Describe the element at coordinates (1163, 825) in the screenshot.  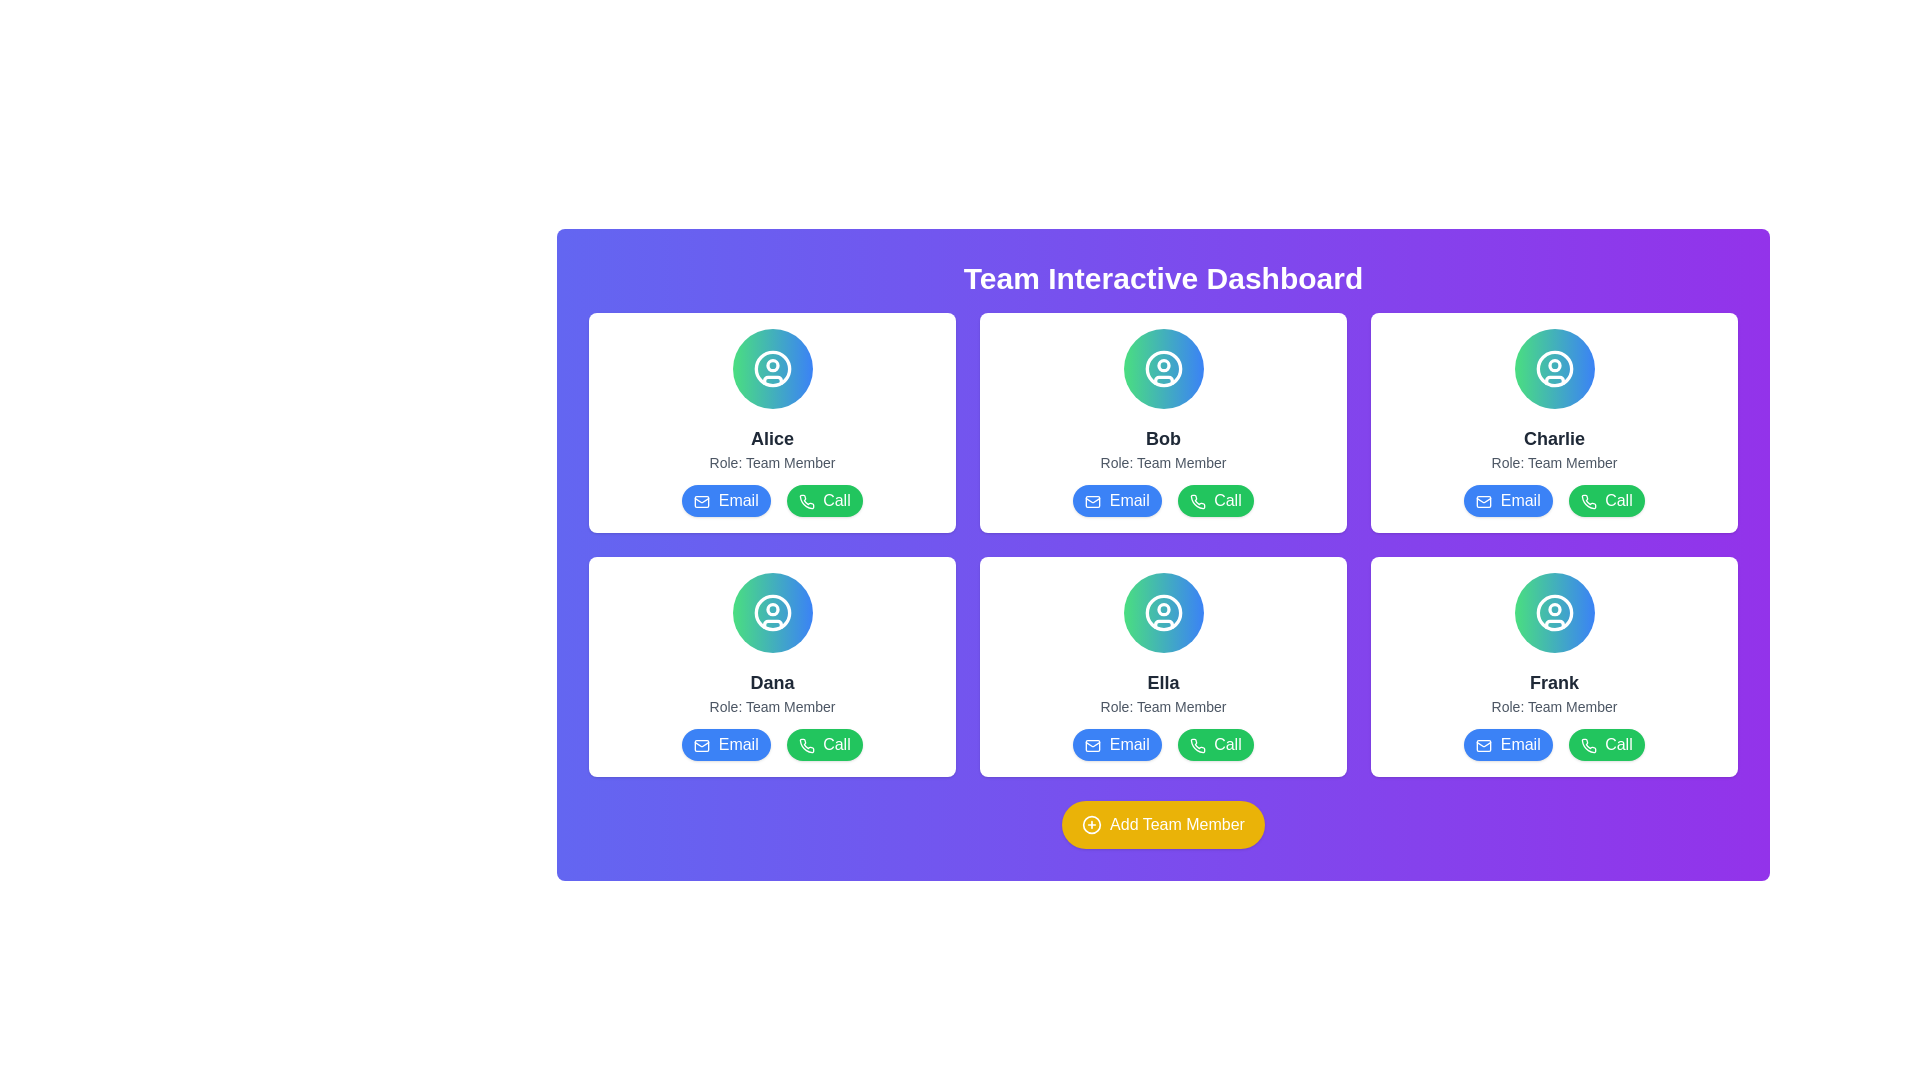
I see `the button that allows users to add a new team member to the dashboard` at that location.